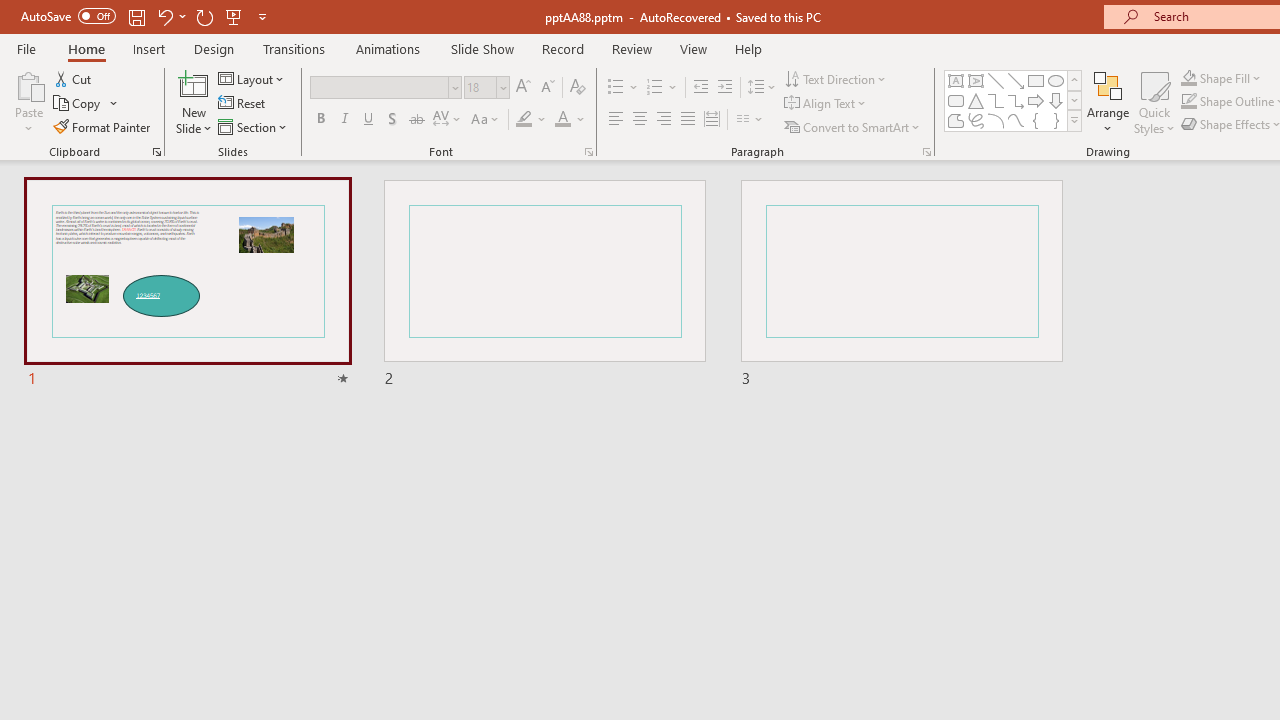 Image resolution: width=1280 pixels, height=720 pixels. Describe the element at coordinates (995, 120) in the screenshot. I see `'Arc'` at that location.